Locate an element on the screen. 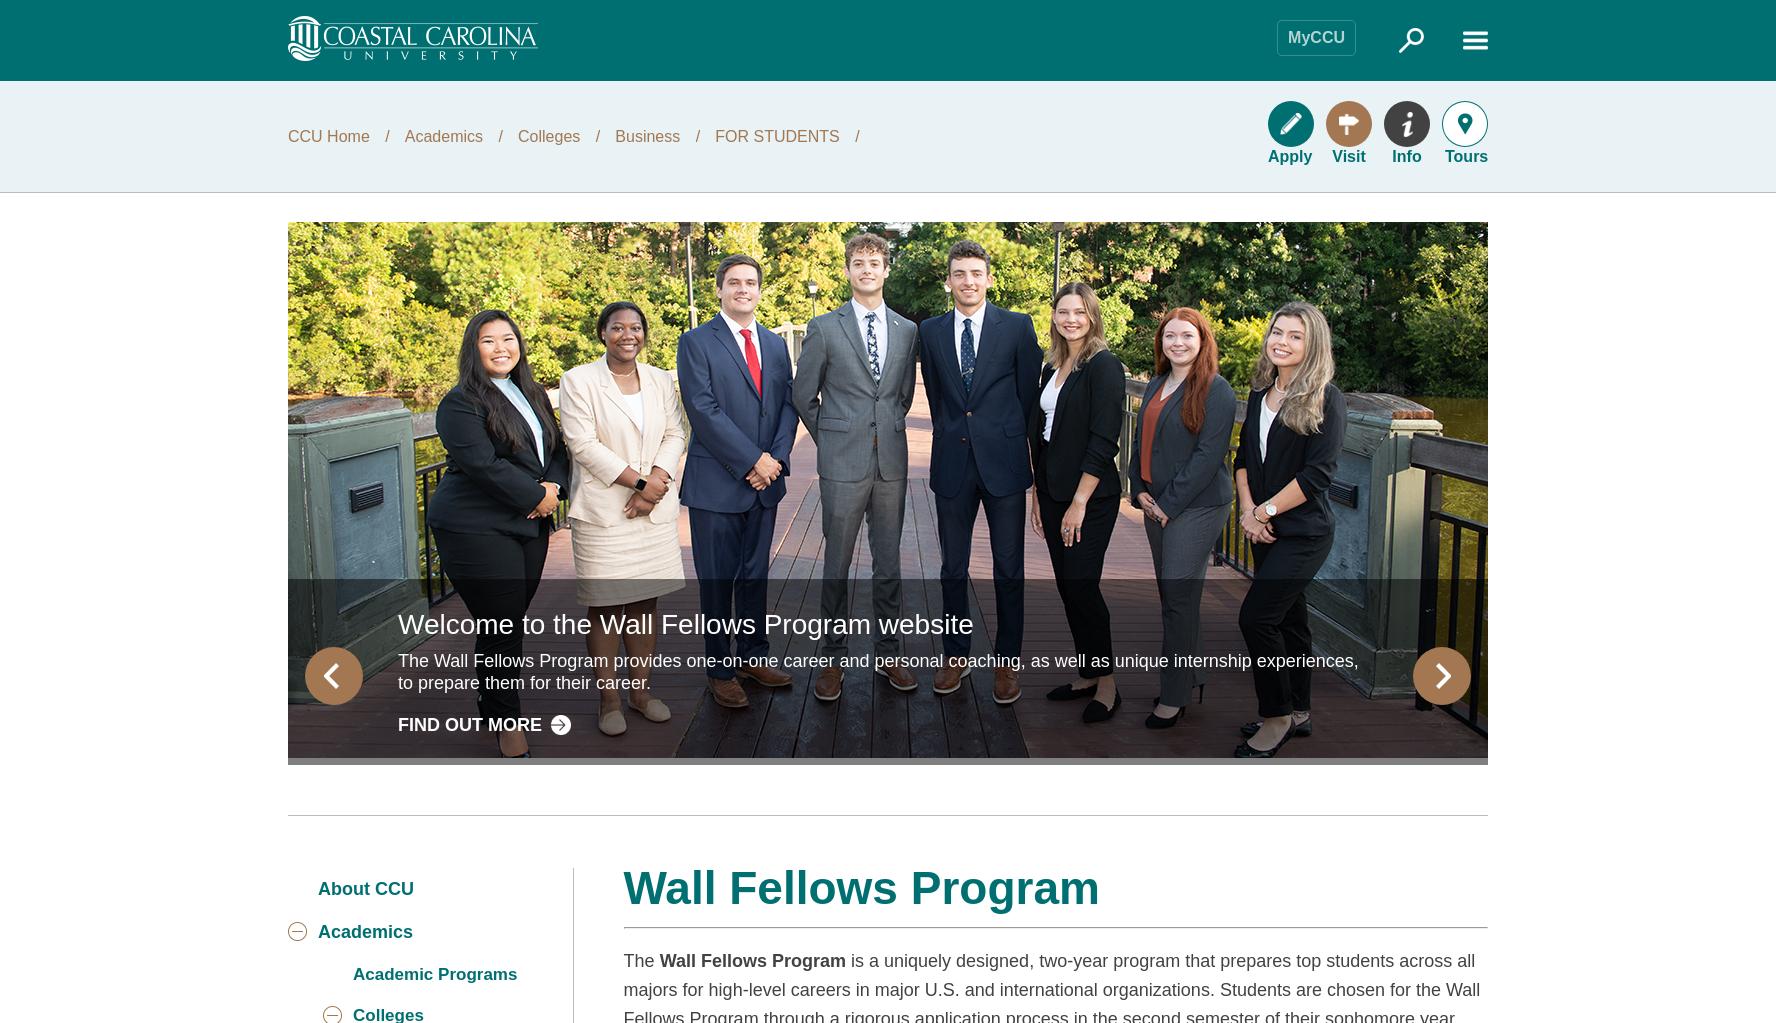 Image resolution: width=1776 pixels, height=1023 pixels. 'Welcome to the Wall Fellows Program website' is located at coordinates (685, 622).